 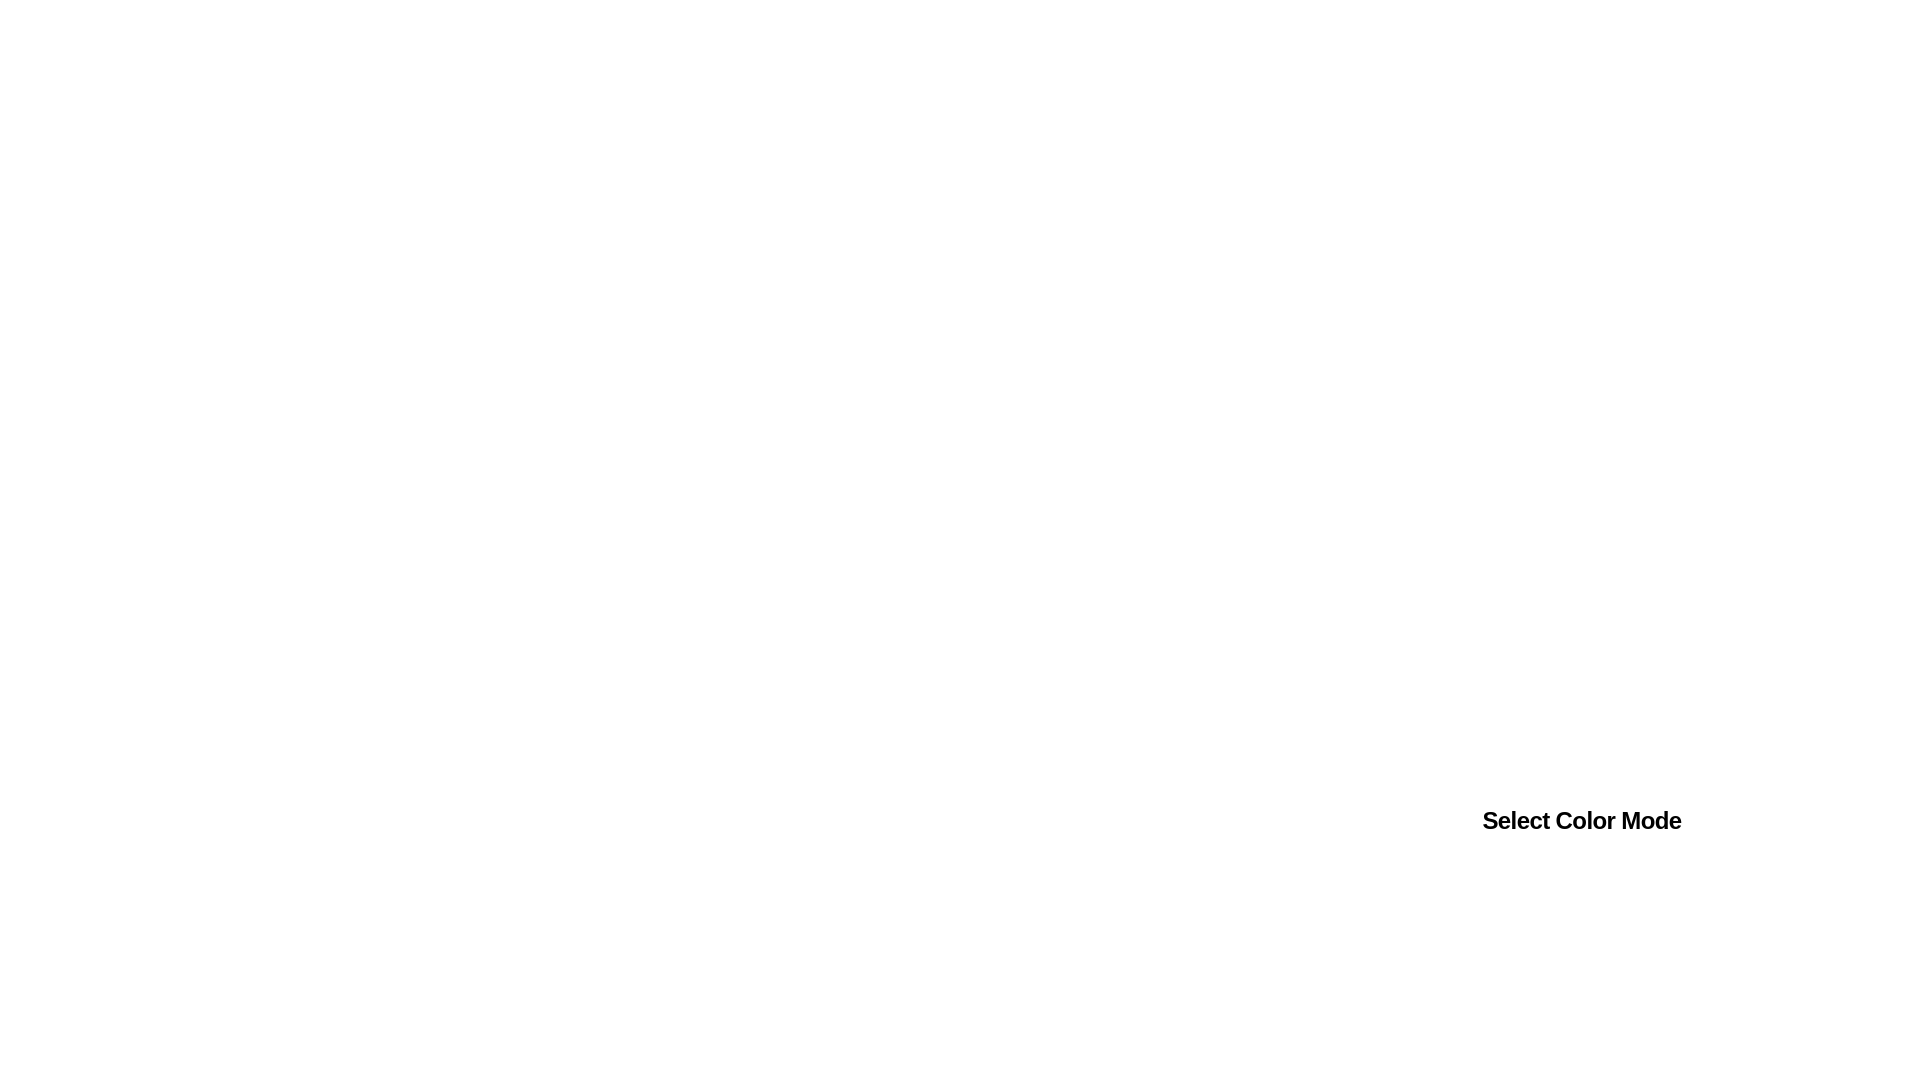 I want to click on the color mode by clicking on the button labeled Light Mode, so click(x=1502, y=902).